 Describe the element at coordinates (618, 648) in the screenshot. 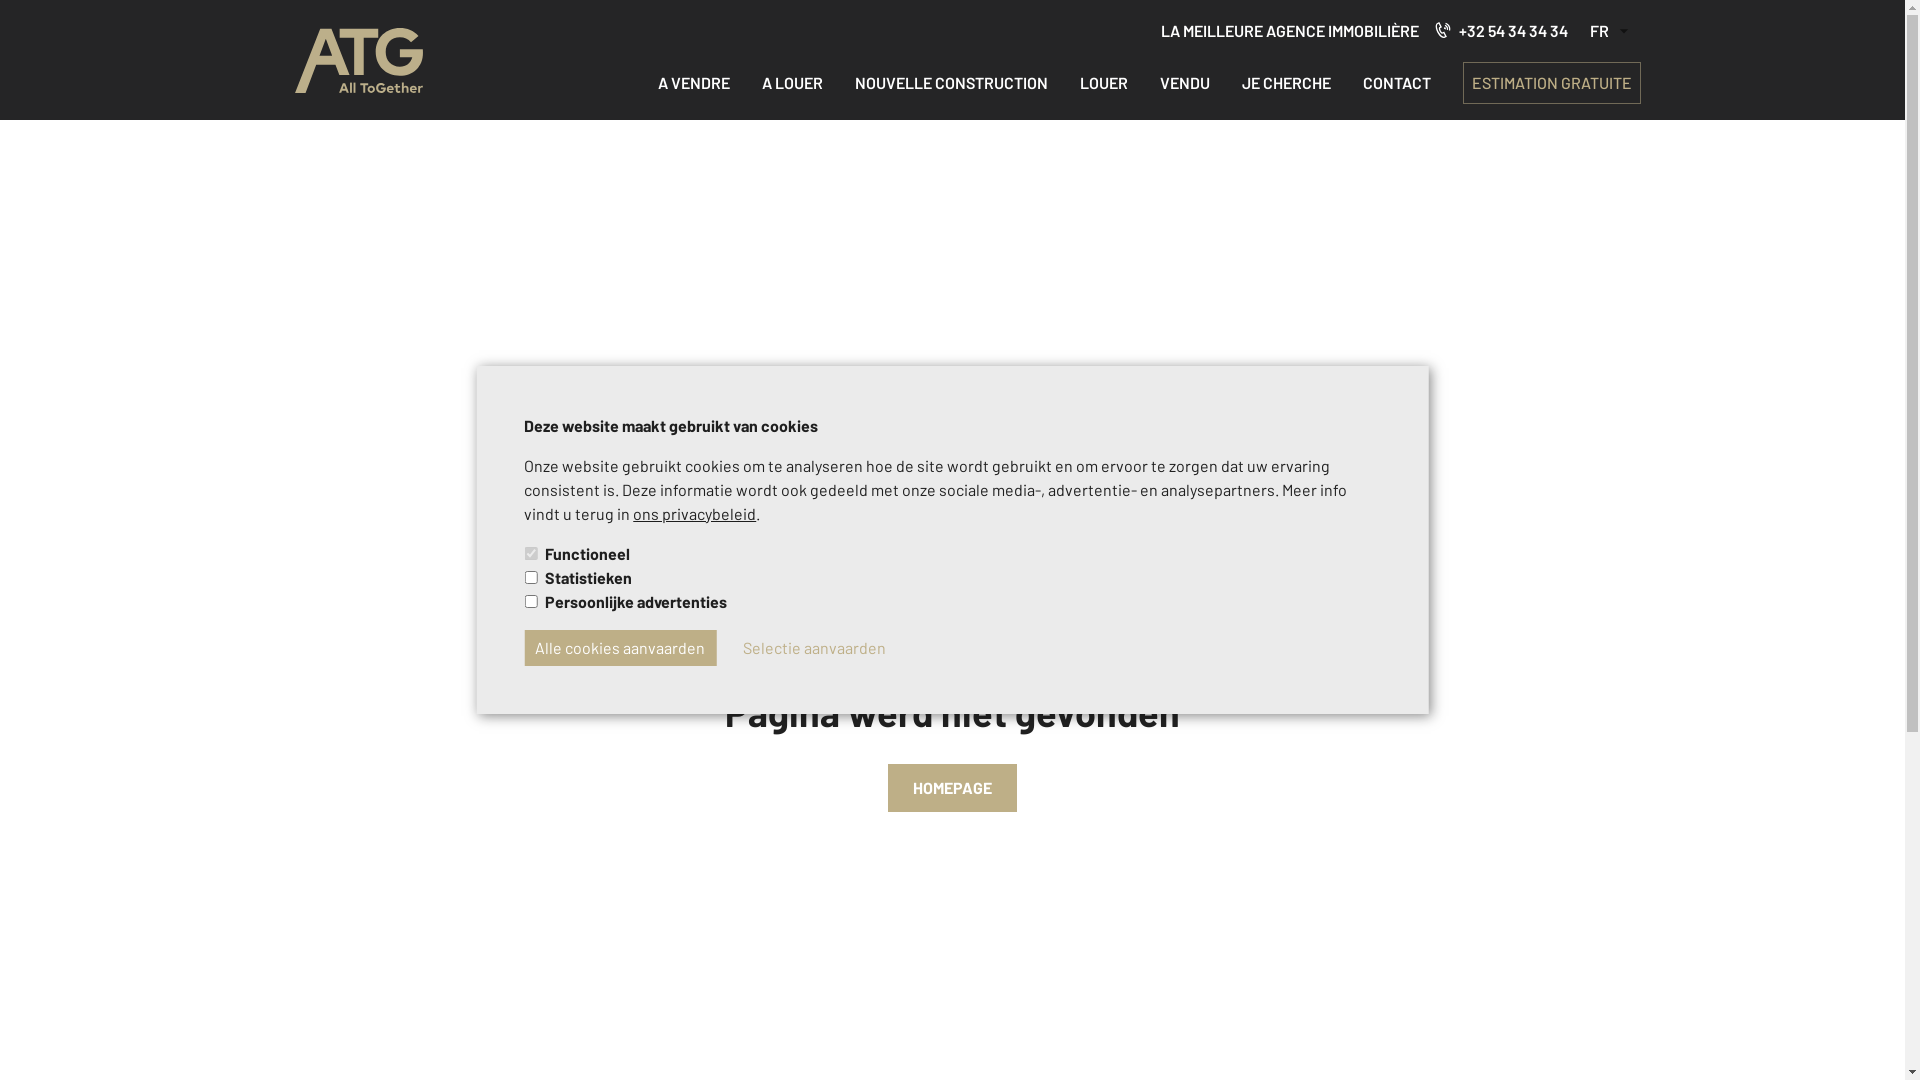

I see `'Alle cookies aanvaarden'` at that location.